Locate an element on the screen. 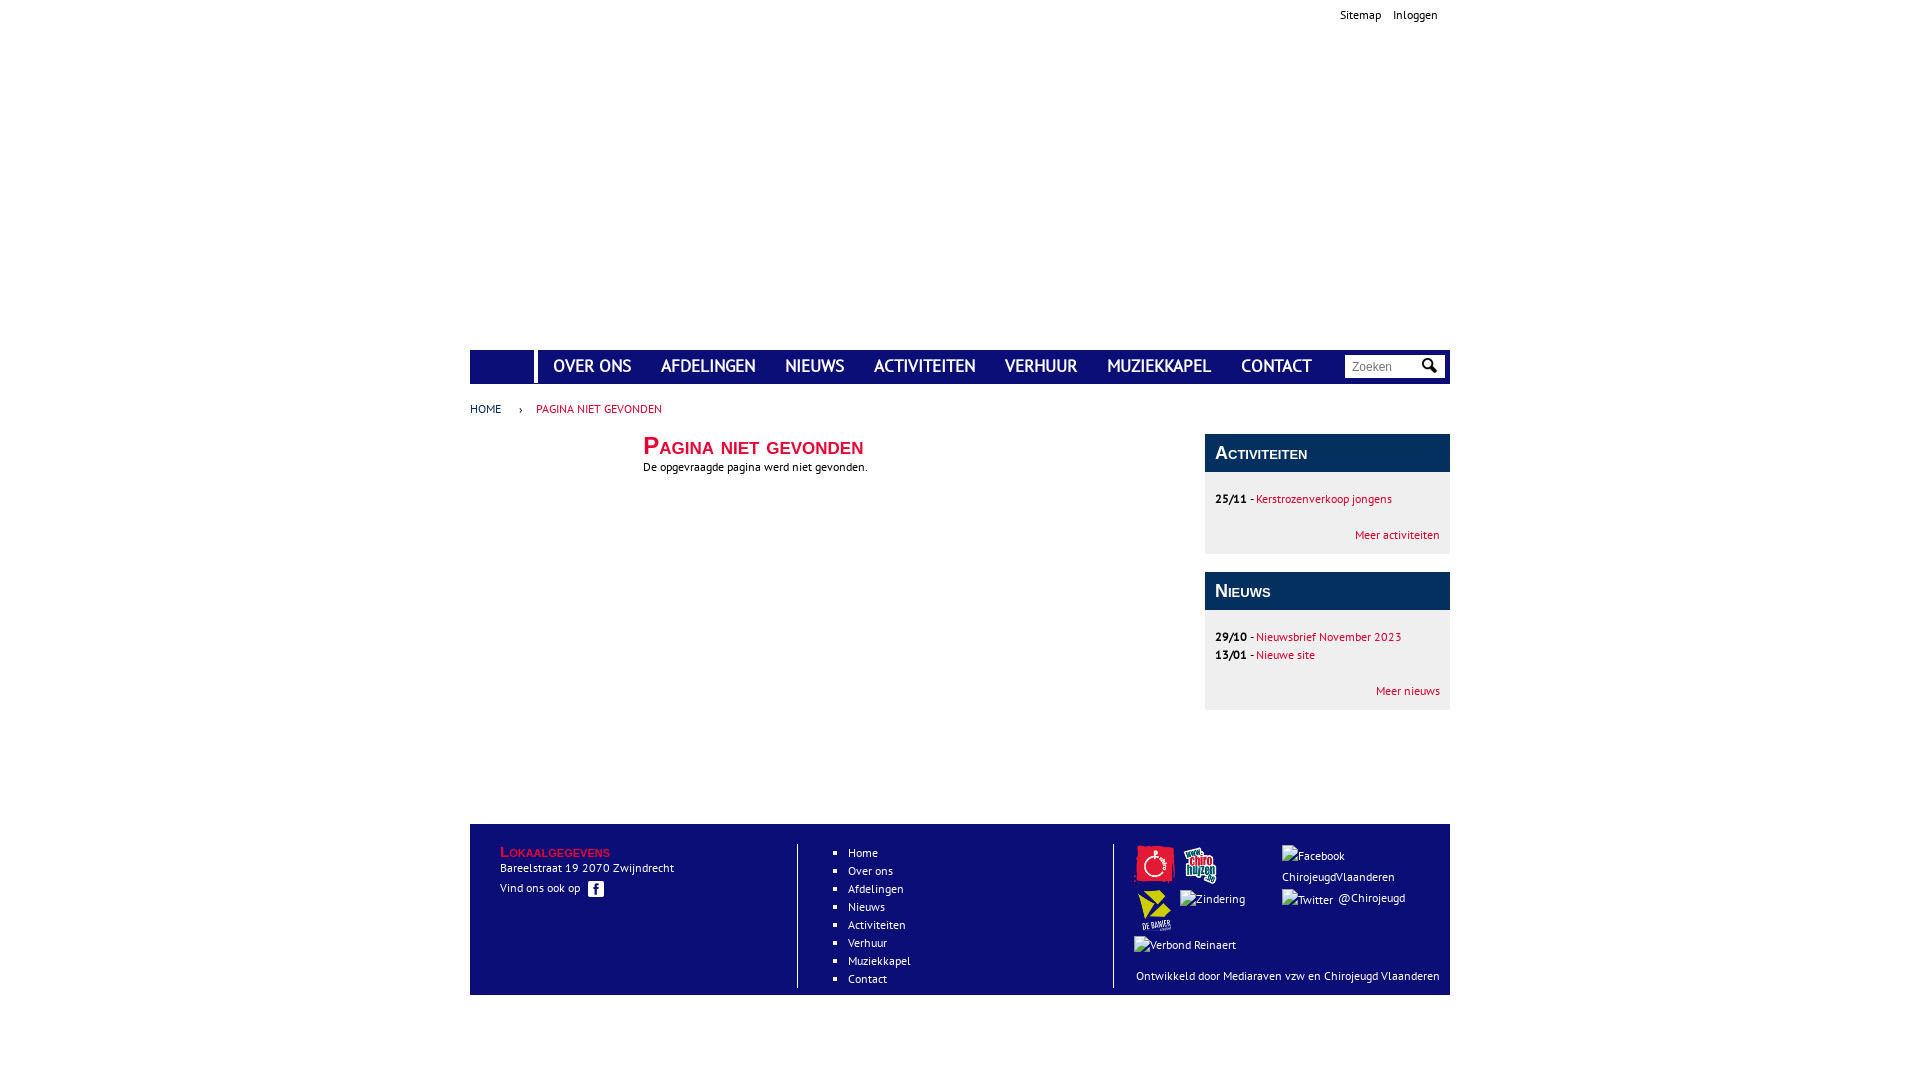  'VERHUUR' is located at coordinates (1040, 366).